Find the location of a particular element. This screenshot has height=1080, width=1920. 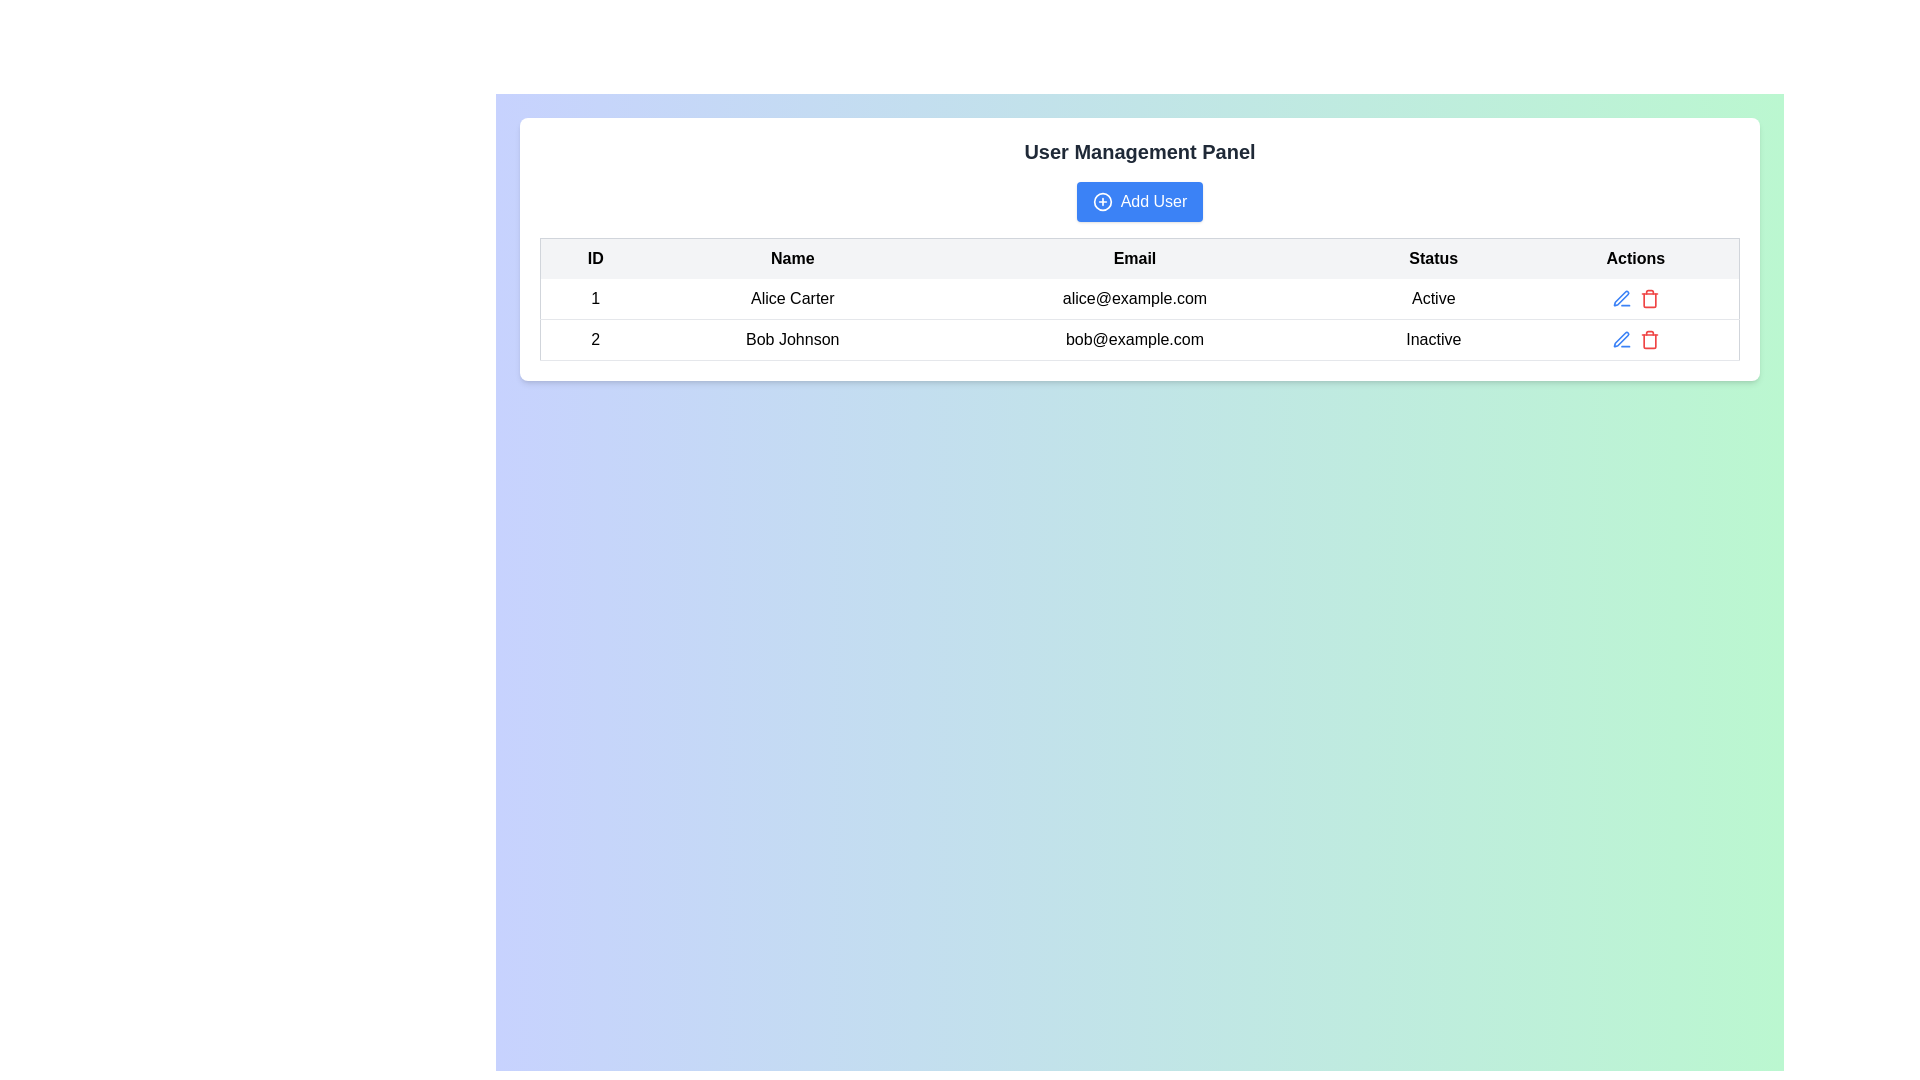

the Static Label displaying 'Inactive', which is located in the second row of the table under the 'Status' column is located at coordinates (1432, 338).